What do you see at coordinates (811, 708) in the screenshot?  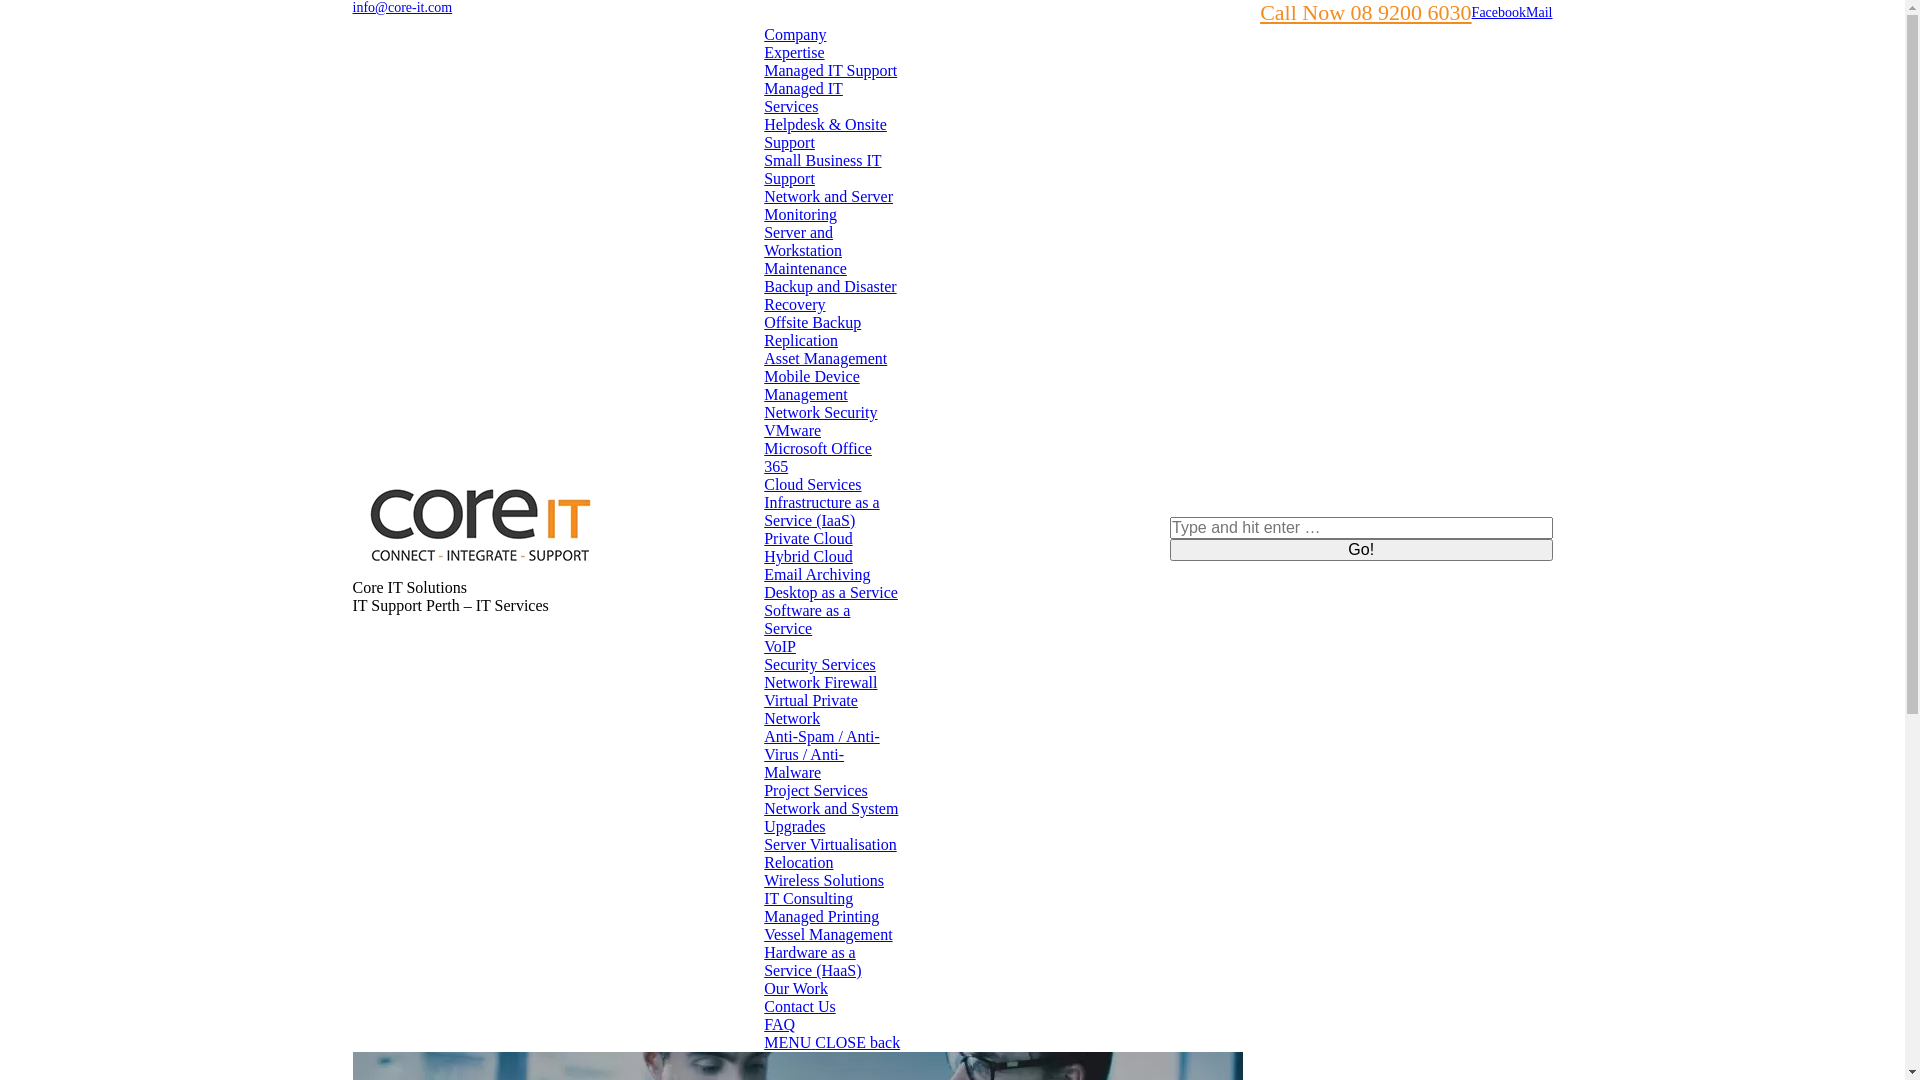 I see `'Virtual Private Network'` at bounding box center [811, 708].